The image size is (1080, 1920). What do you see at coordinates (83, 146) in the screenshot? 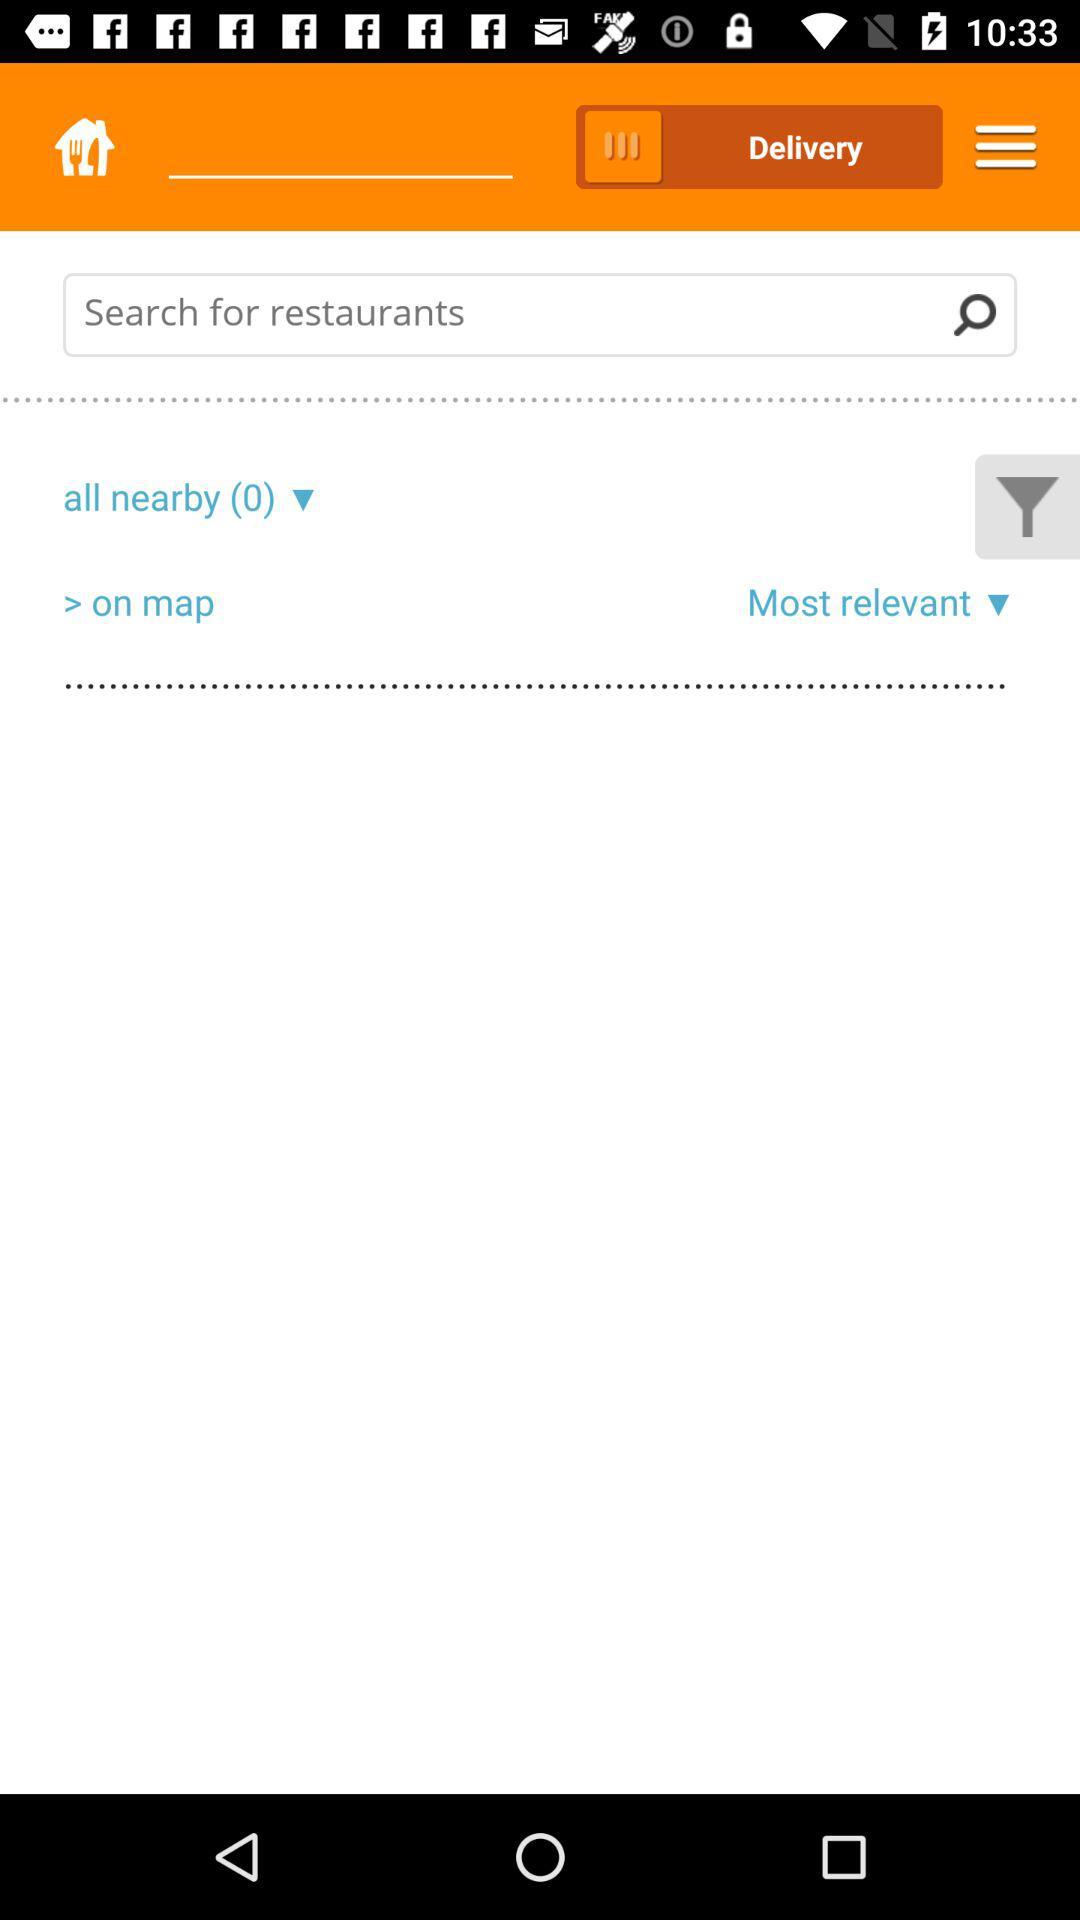
I see `the home icon` at bounding box center [83, 146].